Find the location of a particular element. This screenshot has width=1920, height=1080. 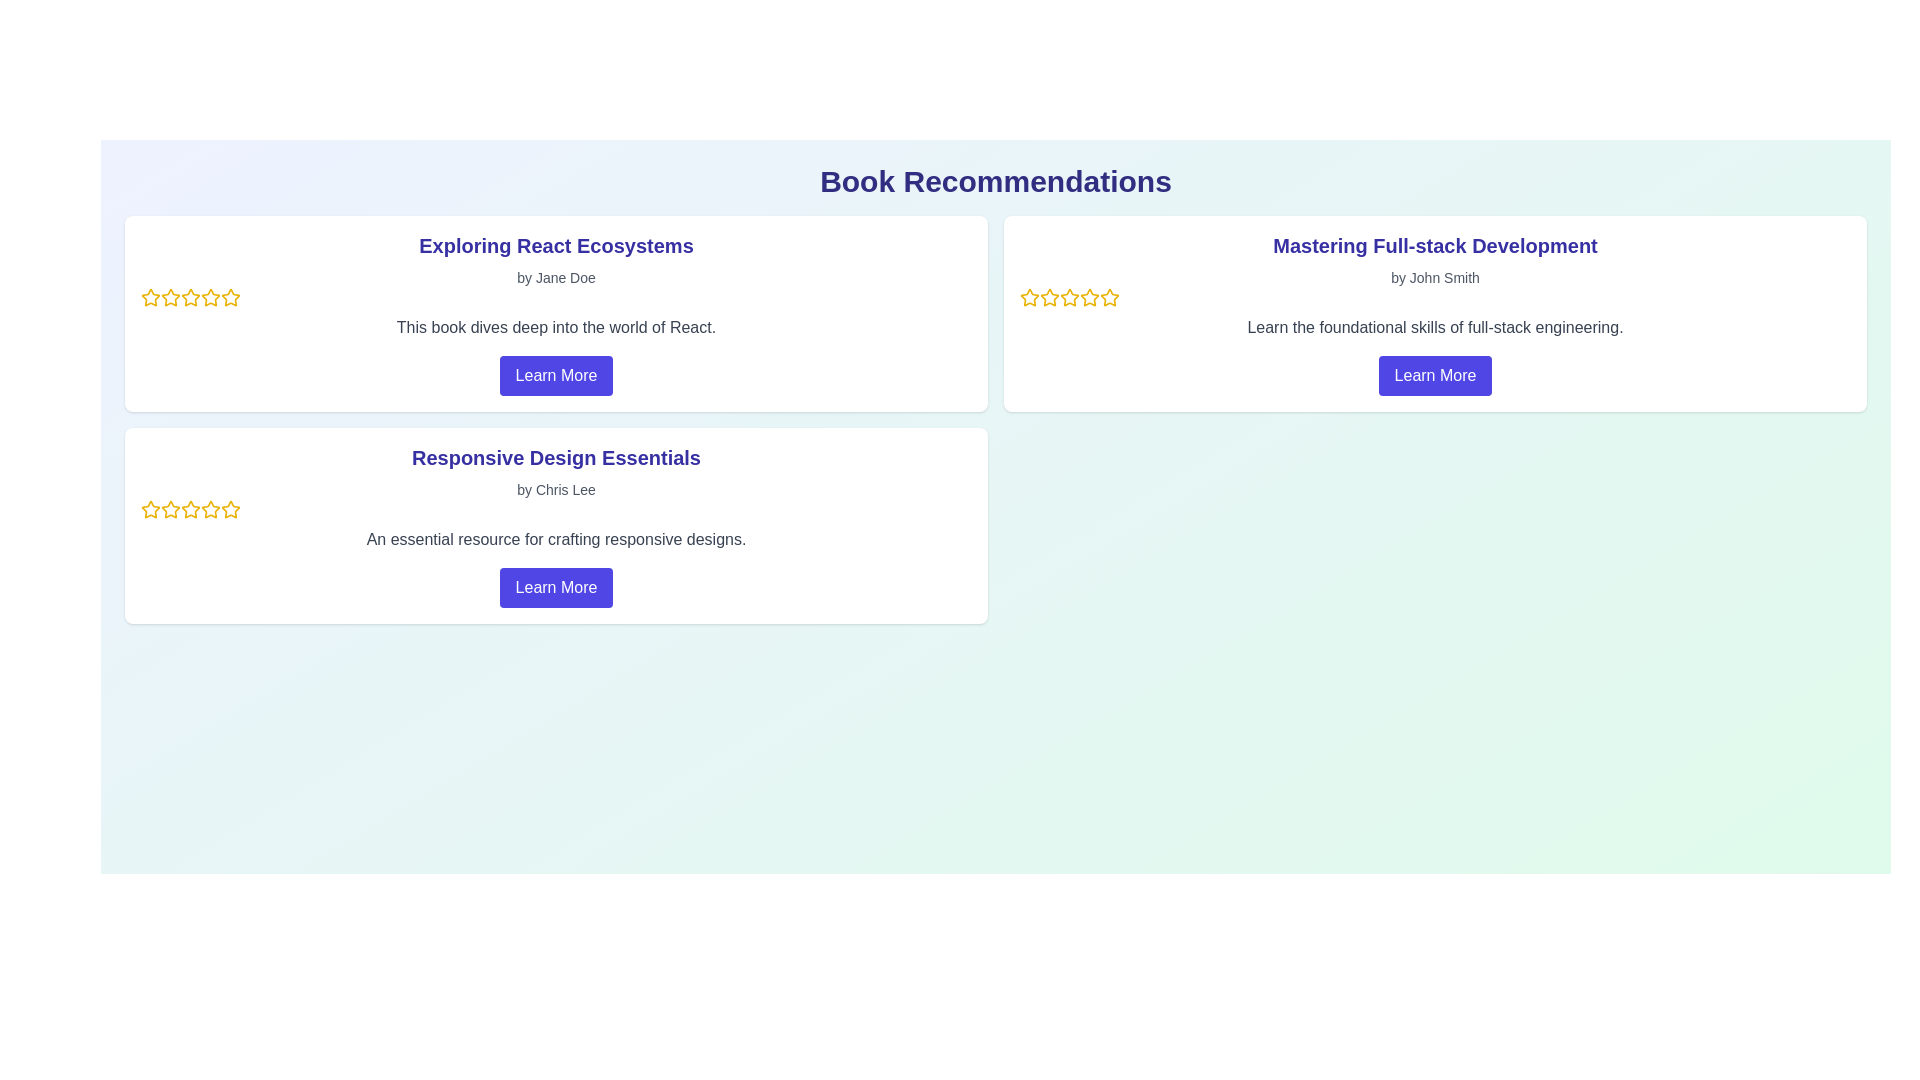

the first rating star of the 5-star rating system located below the title 'Responsive Design Essentials' in the bottom-left card of the layout is located at coordinates (149, 508).